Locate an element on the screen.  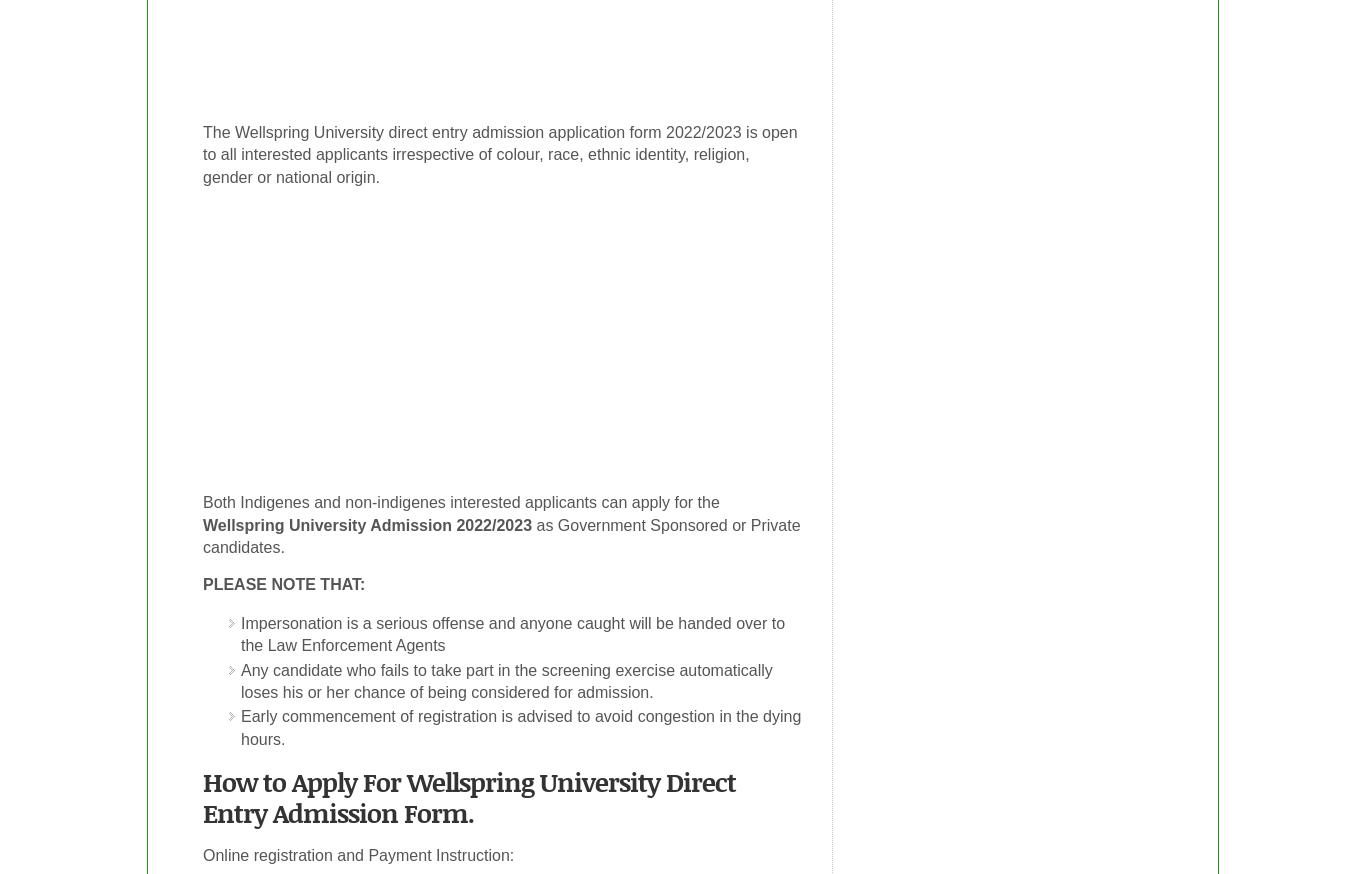
'The Wellspring University direct entry admission application form 2022/2023 is open to all interested applicants irrespective of colour, race, ethnic identity, religion, gender or national origin.' is located at coordinates (499, 153).